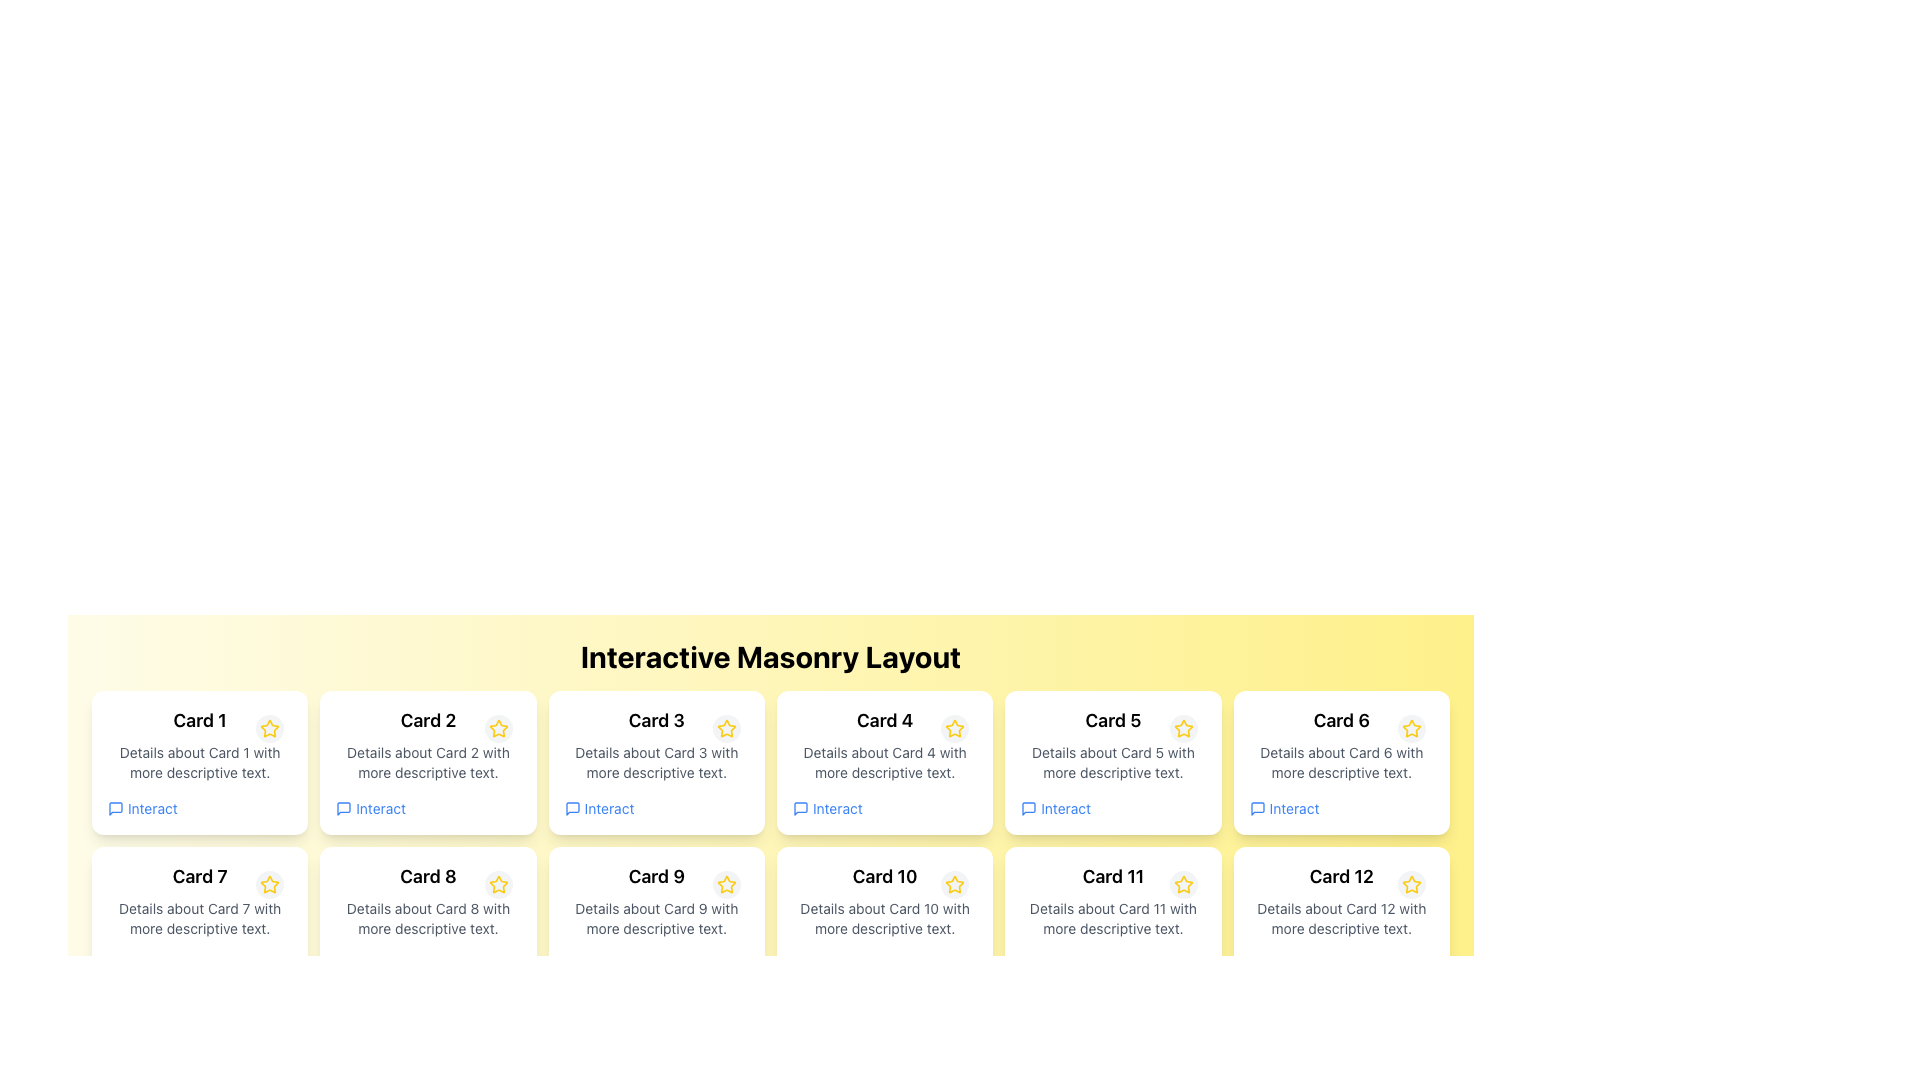  I want to click on the star icon located at the top-right corner of 'Card 2' to mark it as a favorite or rate it, so click(498, 729).